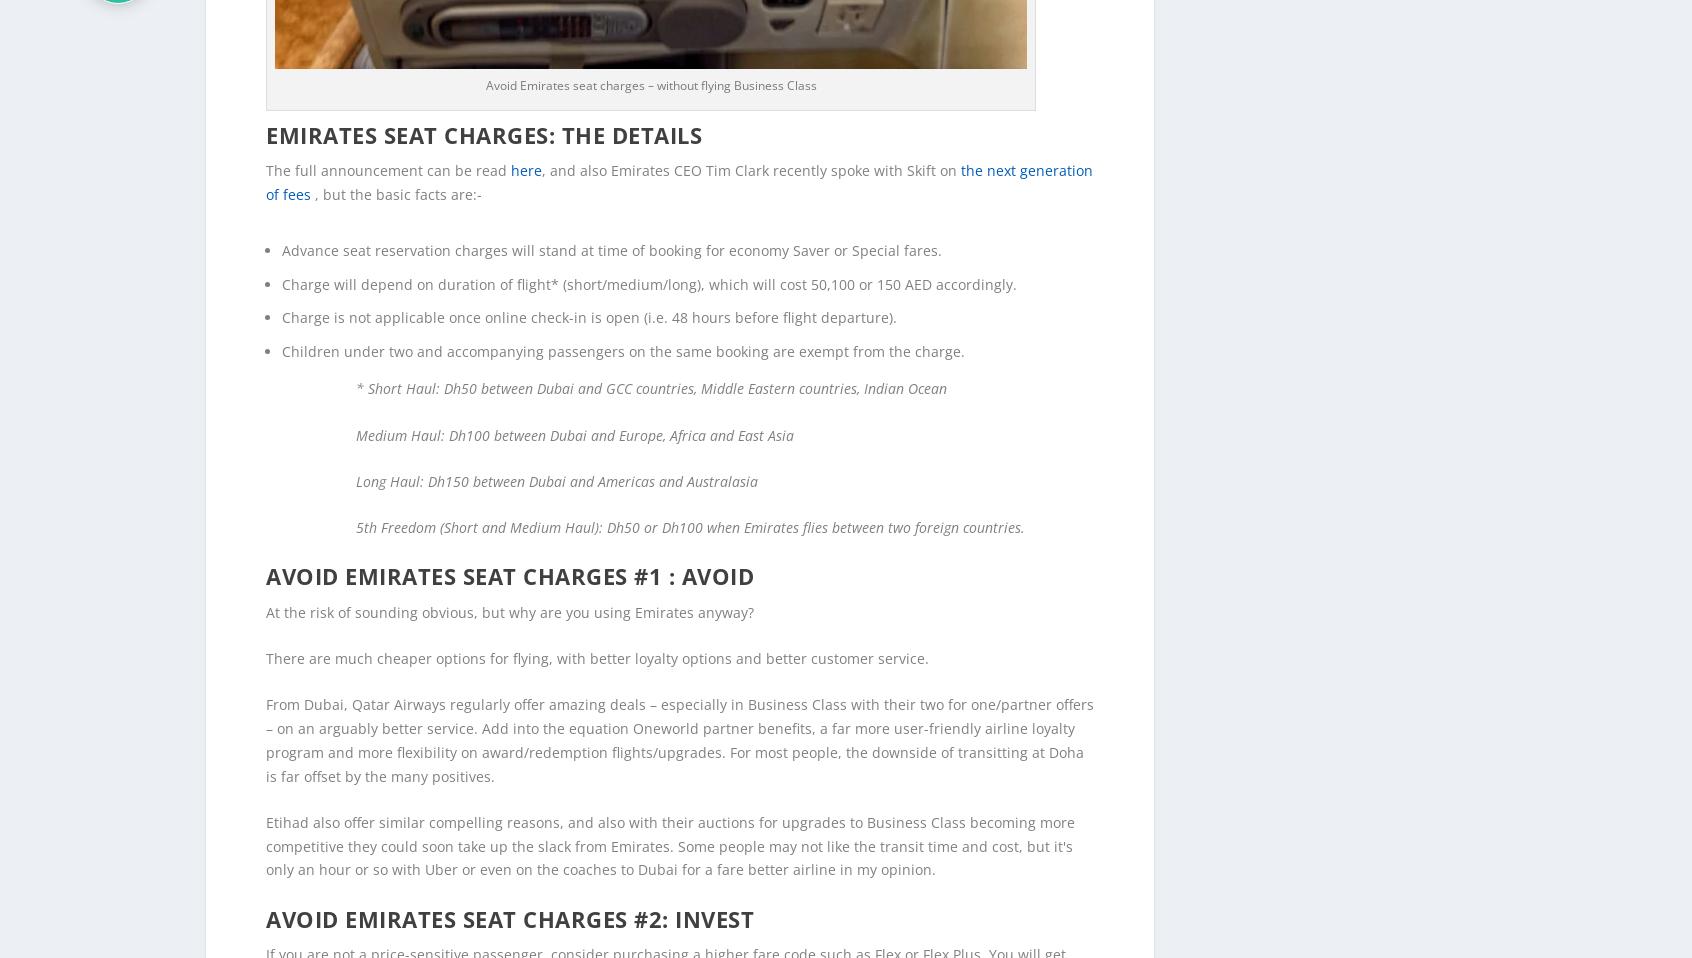 The height and width of the screenshot is (958, 1692). Describe the element at coordinates (622, 318) in the screenshot. I see `'Children under two and accompanying passengers on the same booking are exempt from the charge.'` at that location.